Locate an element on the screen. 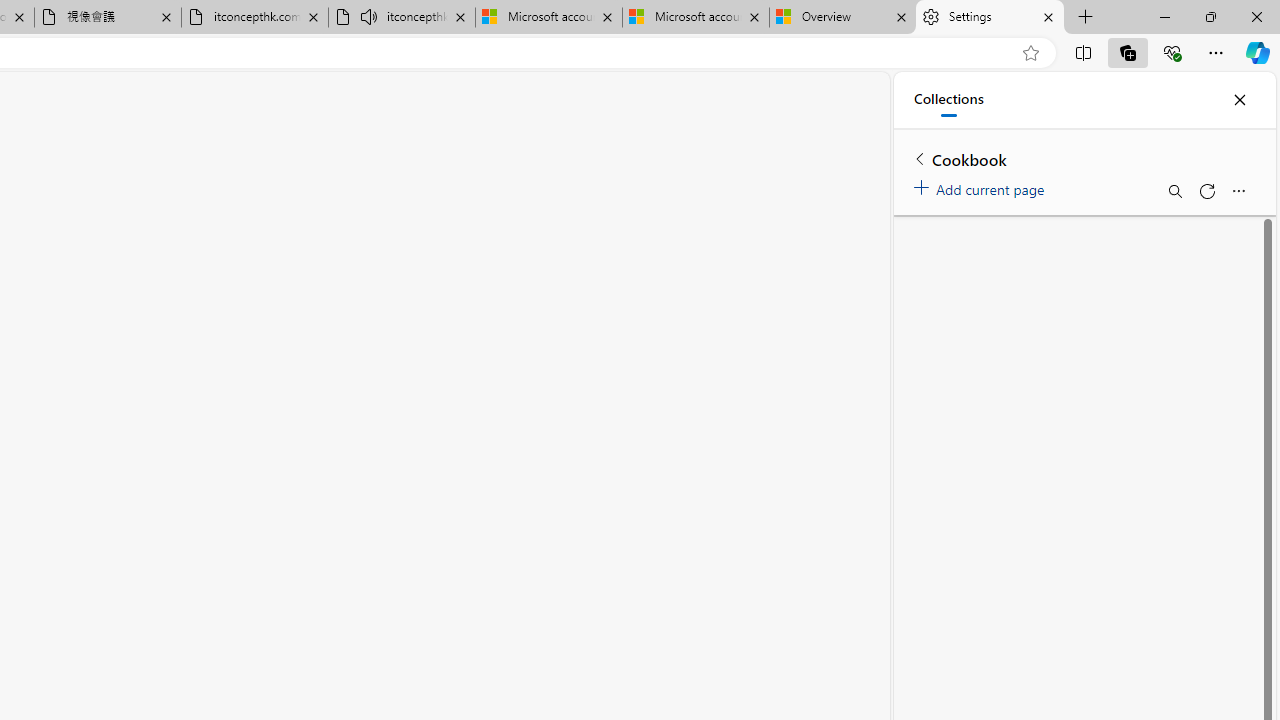 This screenshot has width=1280, height=720. 'Mute tab' is located at coordinates (369, 16).